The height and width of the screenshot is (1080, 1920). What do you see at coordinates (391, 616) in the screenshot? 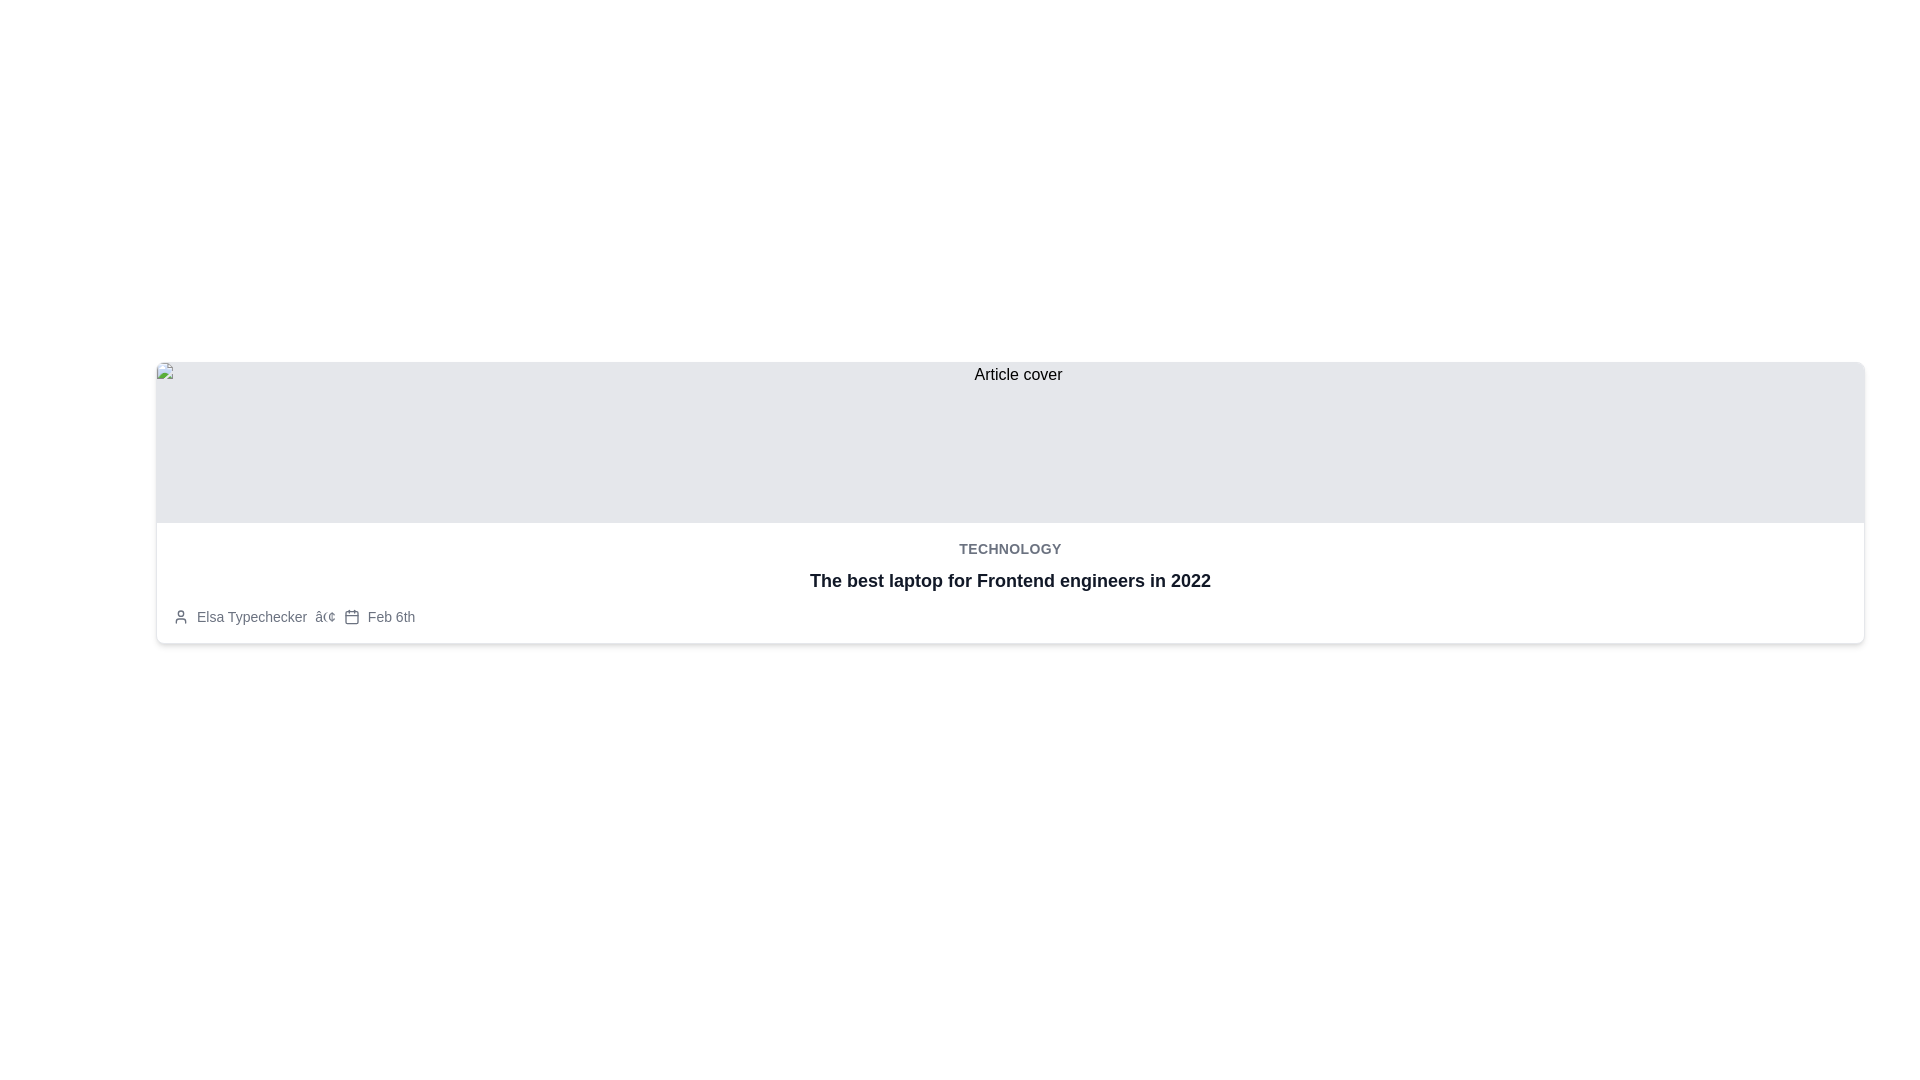
I see `timestamp text element located below the article title and image, positioned to the right of the calendar icon` at bounding box center [391, 616].